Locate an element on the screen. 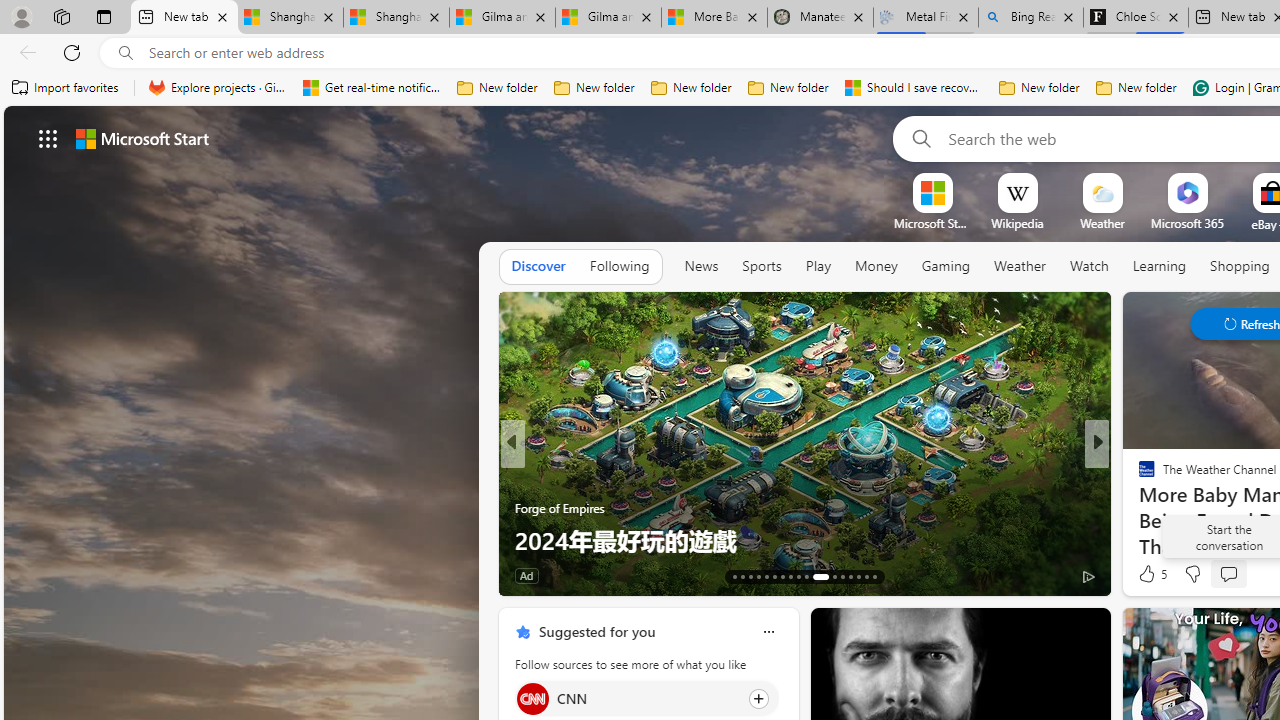 This screenshot has width=1280, height=720. 'Microsoft 365' is located at coordinates (1187, 223).